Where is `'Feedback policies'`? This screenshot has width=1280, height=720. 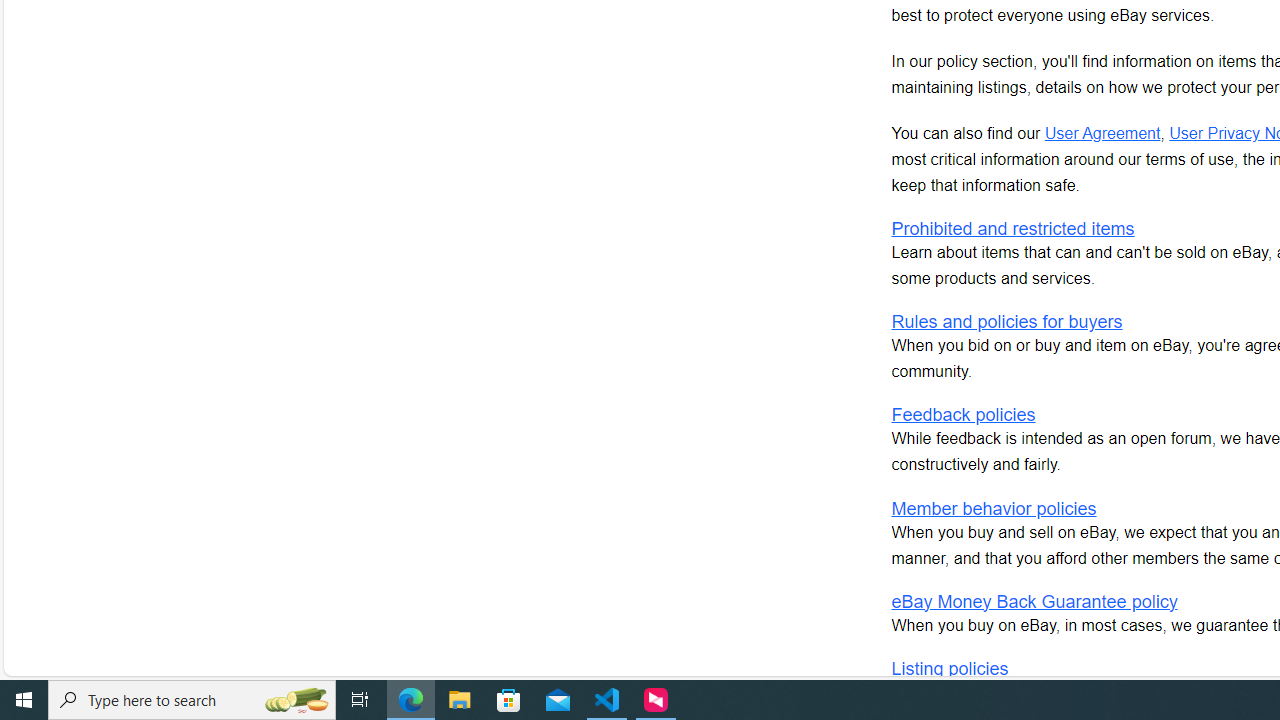 'Feedback policies' is located at coordinates (963, 414).